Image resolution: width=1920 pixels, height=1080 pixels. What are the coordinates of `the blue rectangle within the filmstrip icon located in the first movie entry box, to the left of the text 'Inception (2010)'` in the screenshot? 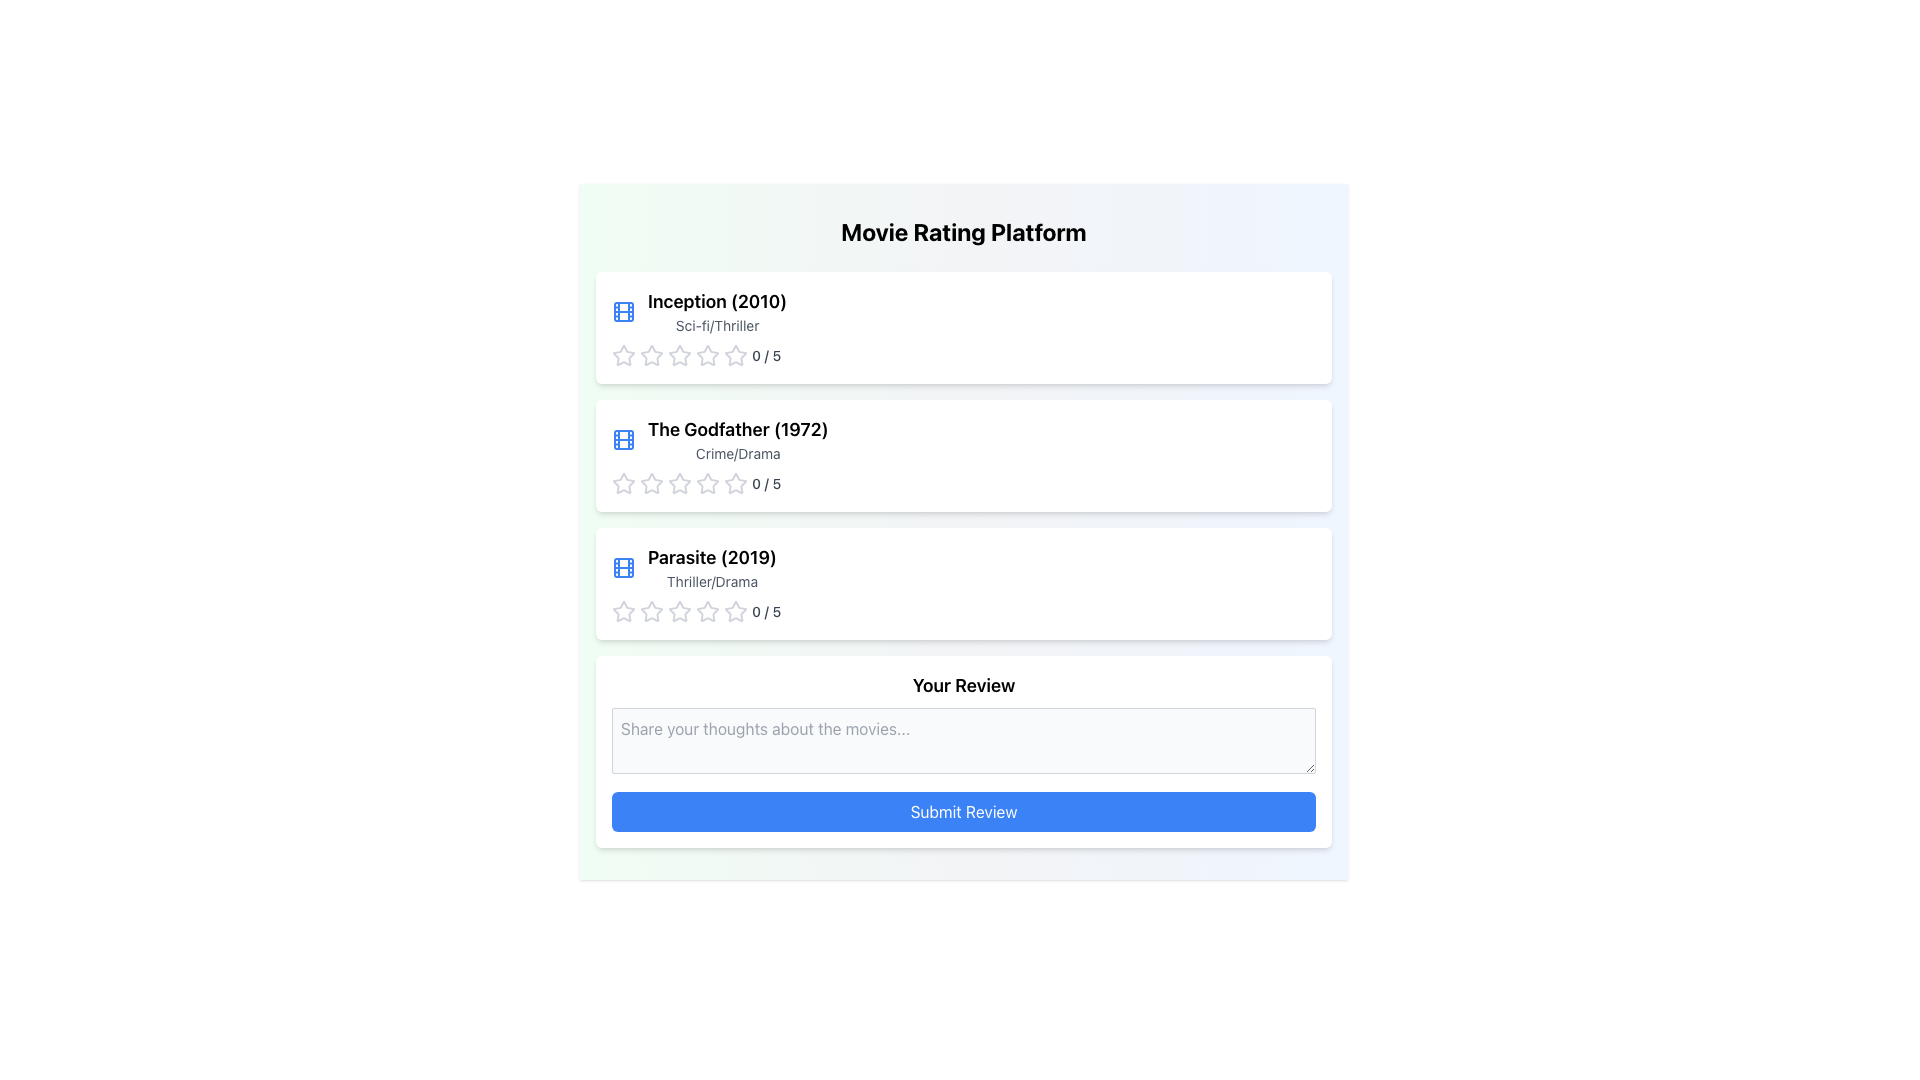 It's located at (623, 567).